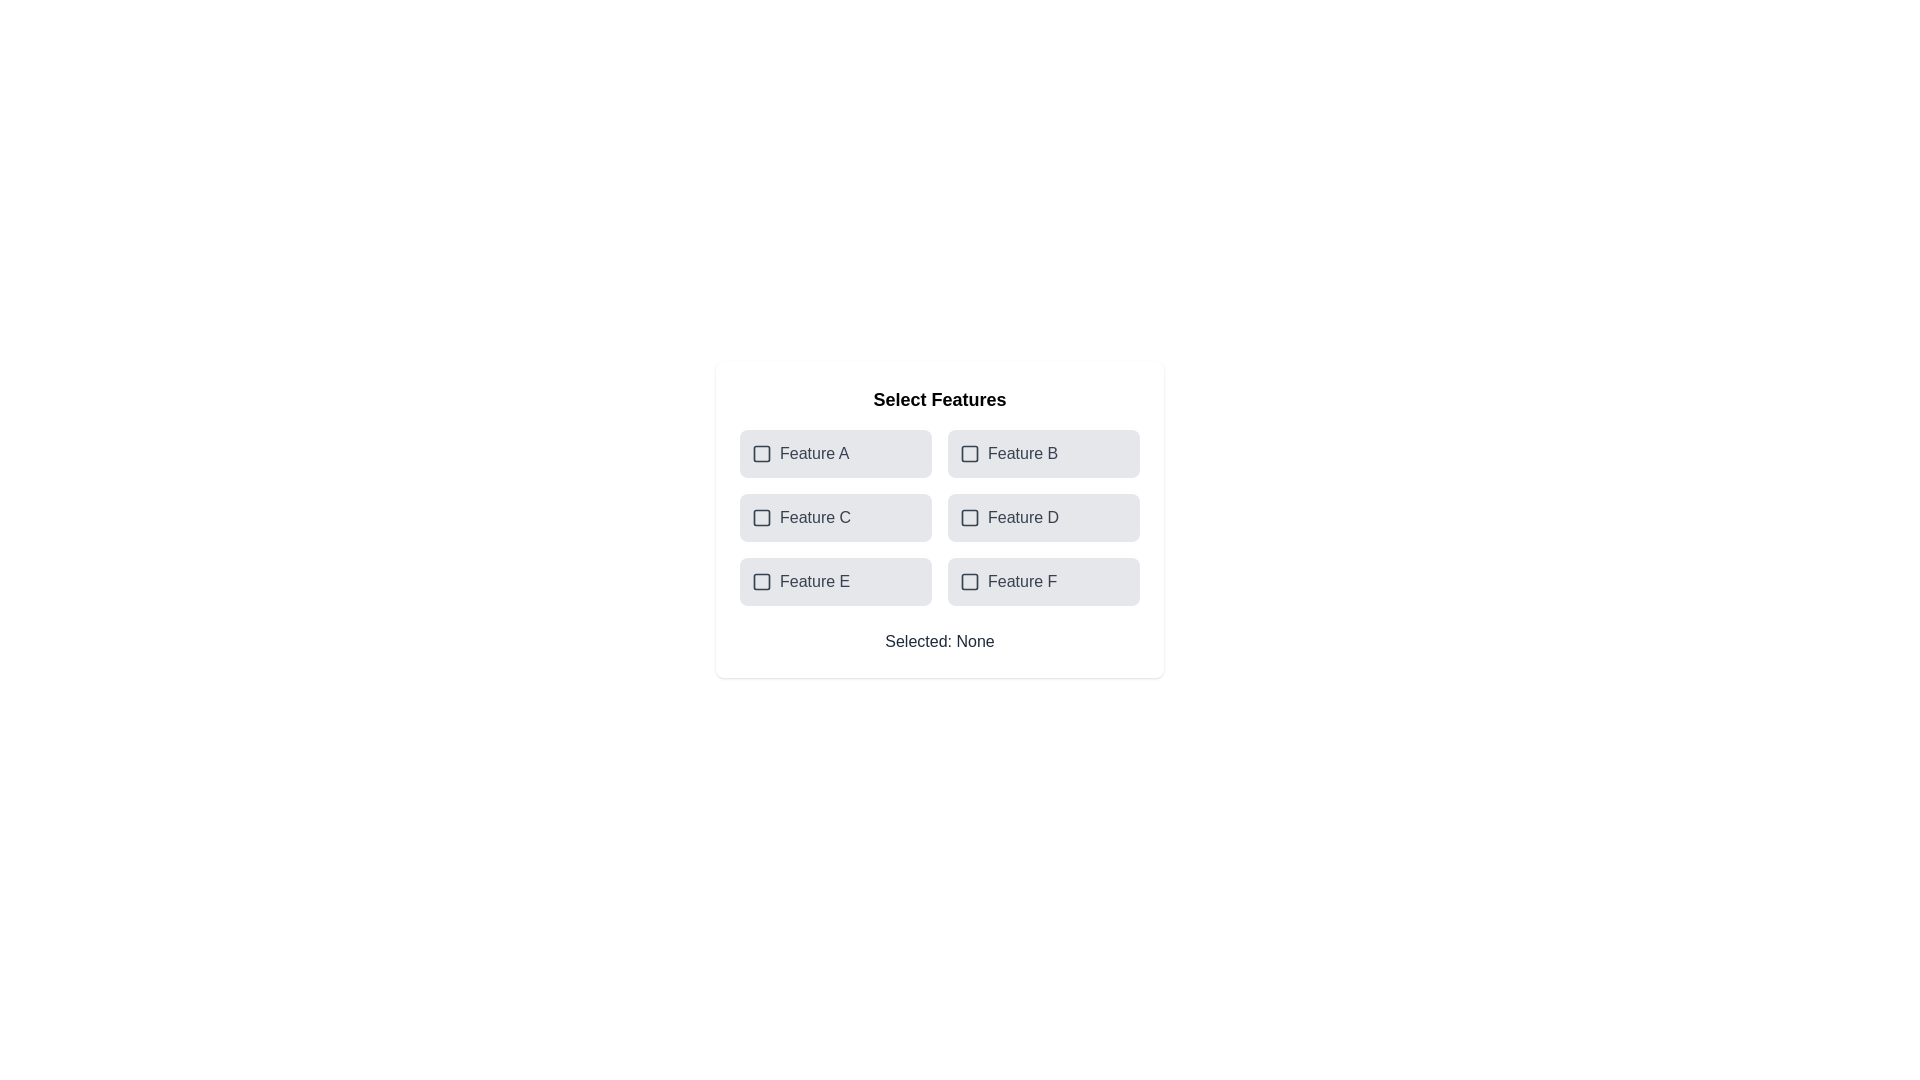 This screenshot has height=1080, width=1920. Describe the element at coordinates (1023, 516) in the screenshot. I see `text label displaying 'Feature D' within the fourth feature item located in the second column of the second row of the grid` at that location.